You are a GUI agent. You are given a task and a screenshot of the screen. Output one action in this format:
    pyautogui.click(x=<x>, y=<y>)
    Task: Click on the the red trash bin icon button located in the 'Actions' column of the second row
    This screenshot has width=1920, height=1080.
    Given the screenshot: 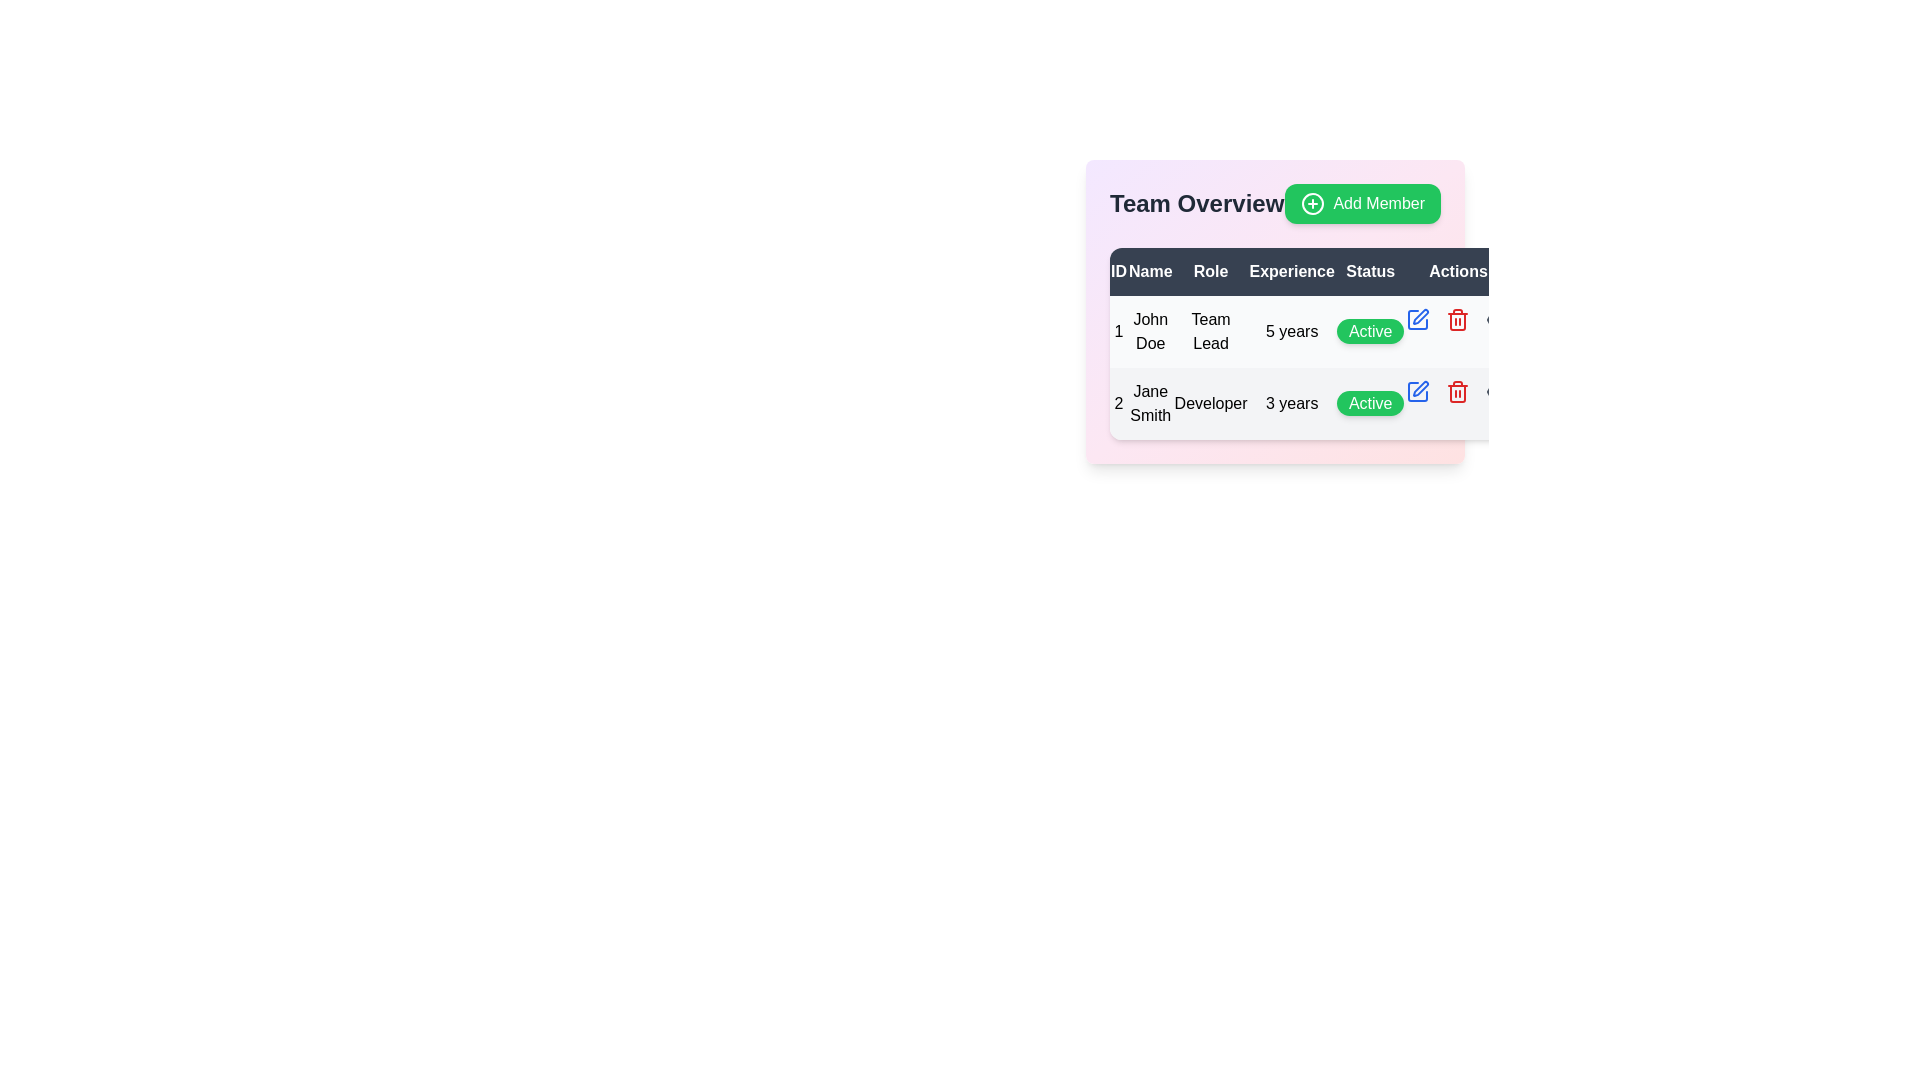 What is the action you would take?
    pyautogui.click(x=1458, y=319)
    